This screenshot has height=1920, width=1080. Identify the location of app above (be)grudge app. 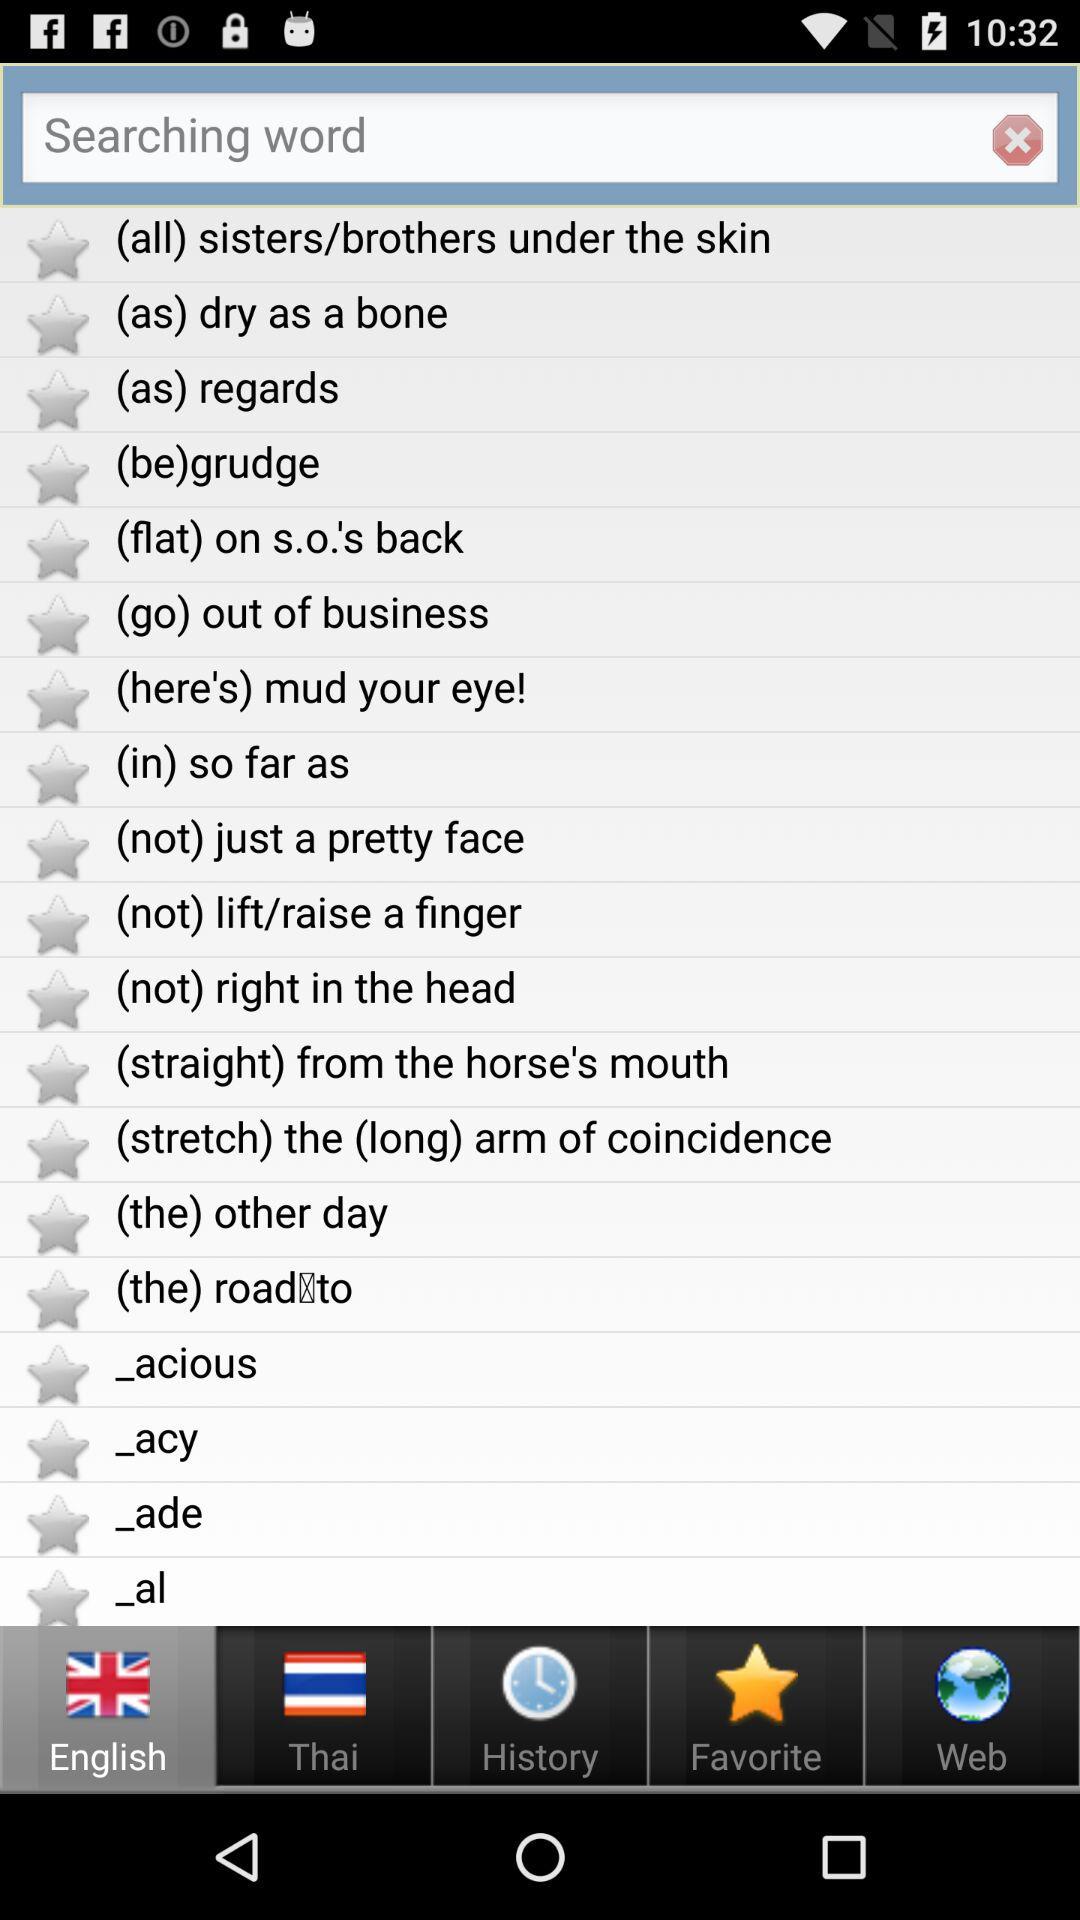
(596, 386).